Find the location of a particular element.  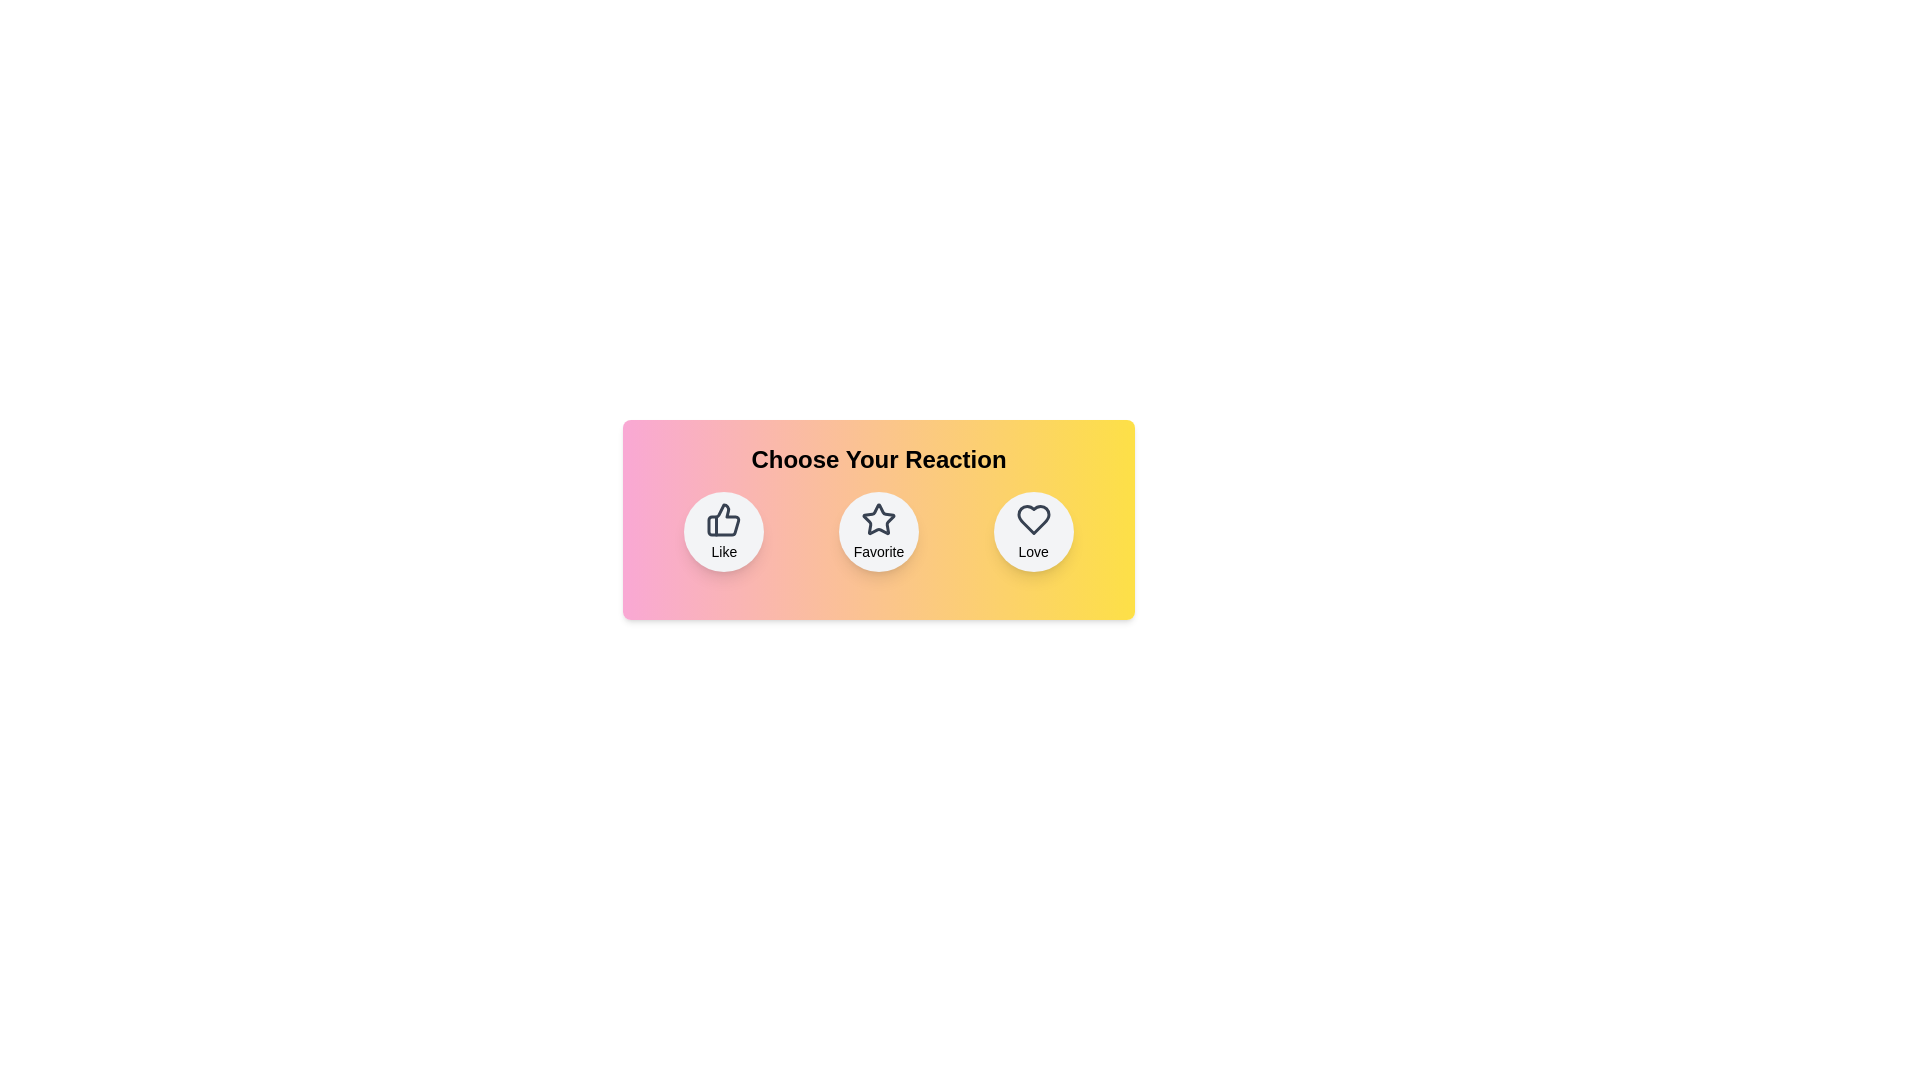

the reaction button labeled 'Love' to observe its hover effect is located at coordinates (1033, 531).